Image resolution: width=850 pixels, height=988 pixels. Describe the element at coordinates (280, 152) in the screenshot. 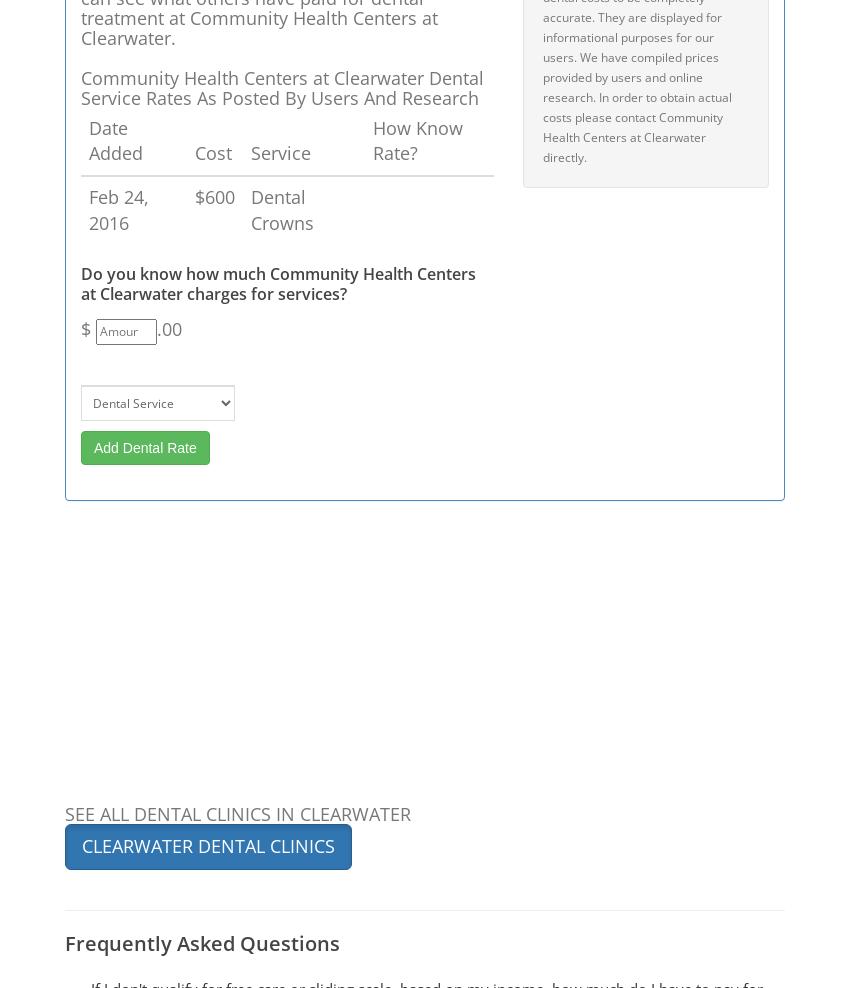

I see `'Service'` at that location.